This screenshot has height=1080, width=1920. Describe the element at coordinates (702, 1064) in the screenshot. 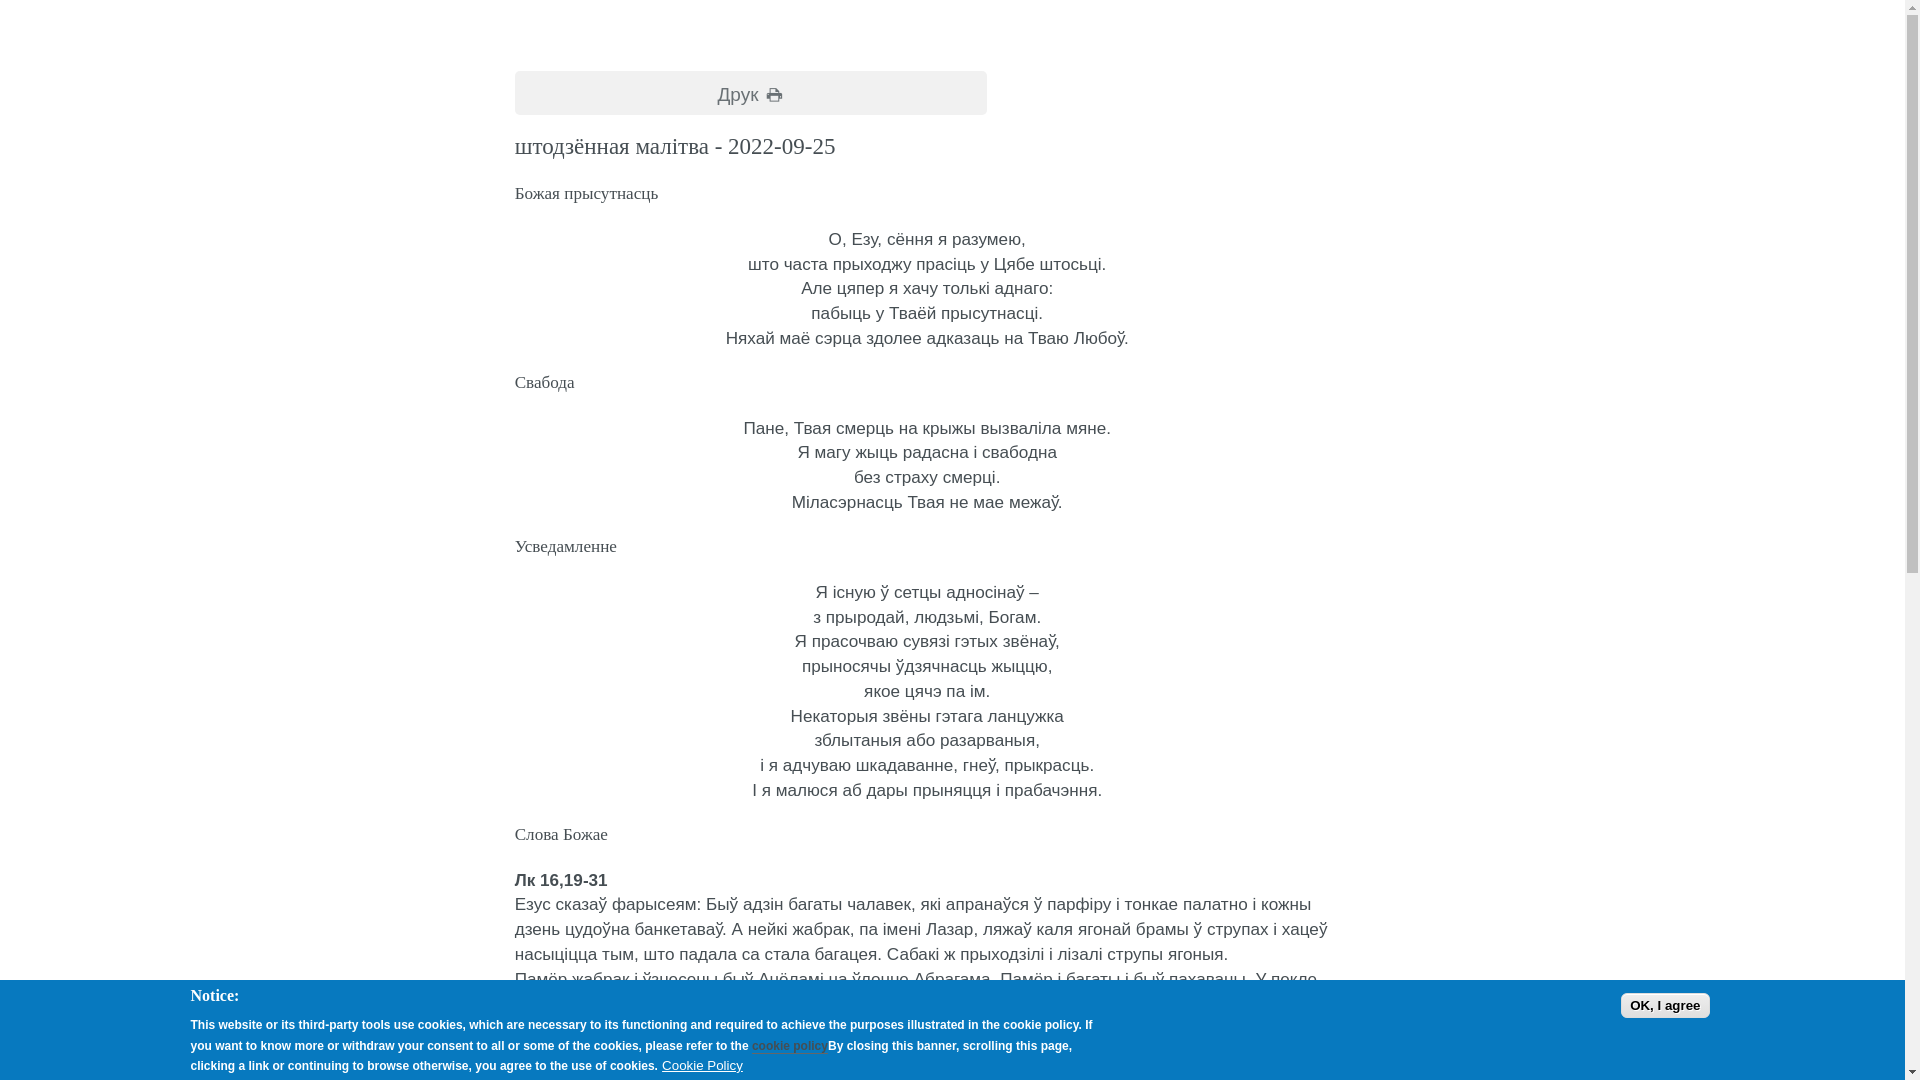

I see `'Cookie Policy'` at that location.